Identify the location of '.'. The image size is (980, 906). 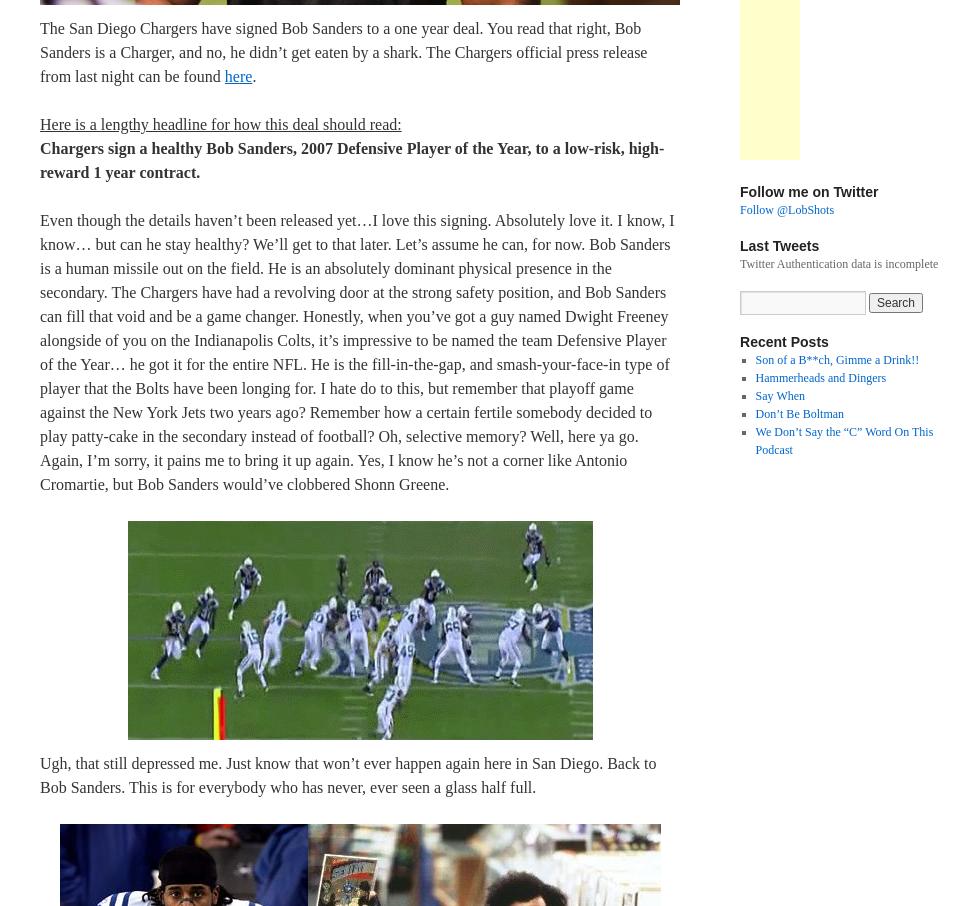
(251, 75).